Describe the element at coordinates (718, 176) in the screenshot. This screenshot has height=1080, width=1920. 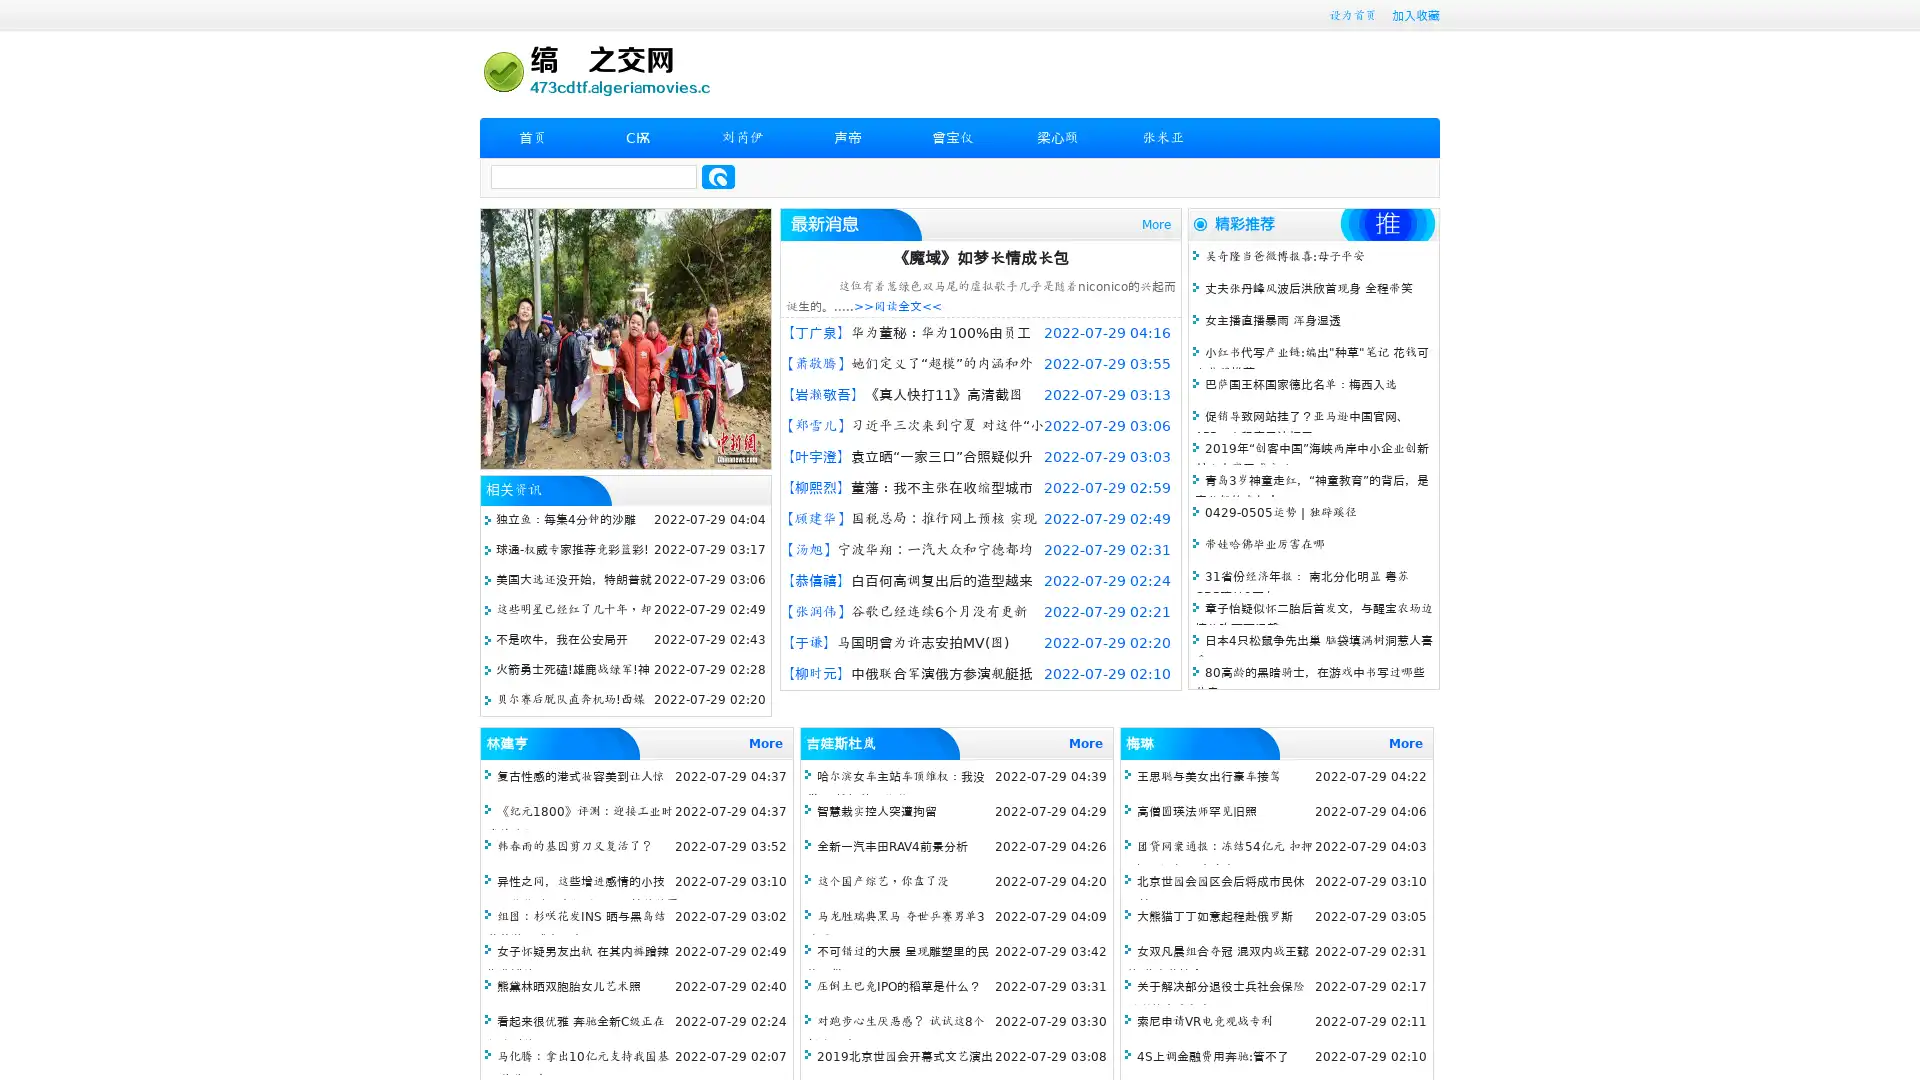
I see `Search` at that location.